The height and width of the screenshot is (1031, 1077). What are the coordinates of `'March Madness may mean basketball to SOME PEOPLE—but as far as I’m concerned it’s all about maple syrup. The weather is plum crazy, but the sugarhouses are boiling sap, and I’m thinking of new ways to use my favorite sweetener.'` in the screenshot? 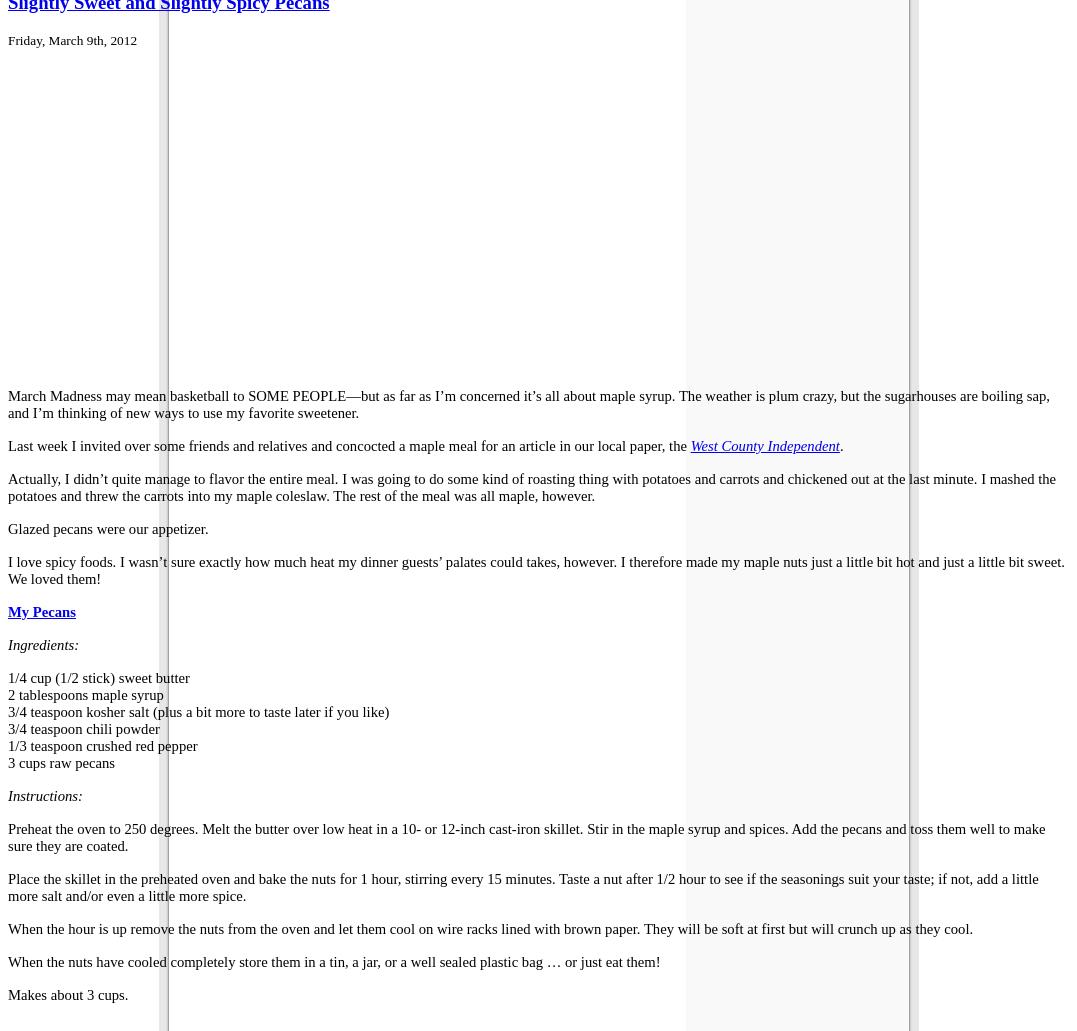 It's located at (527, 402).